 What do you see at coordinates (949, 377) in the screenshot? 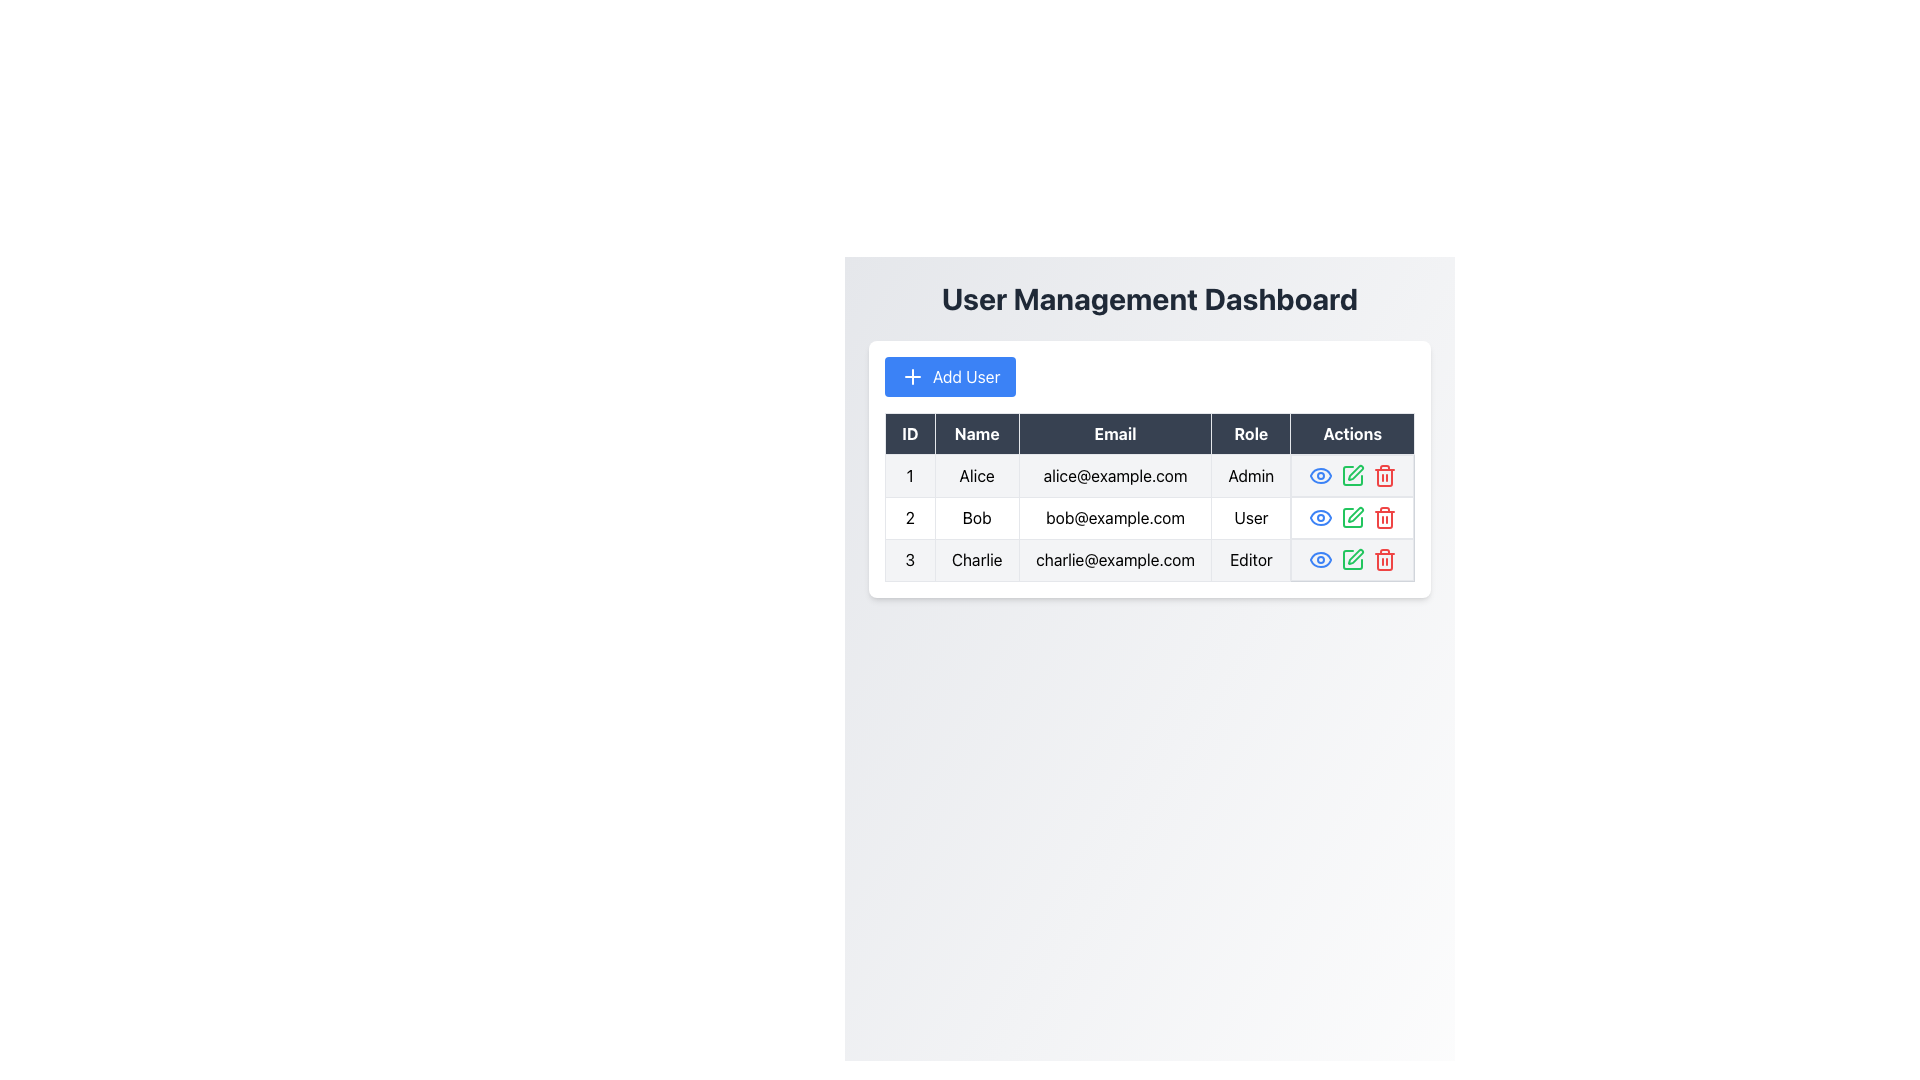
I see `the blue 'Add User' button with a plus sign icon` at bounding box center [949, 377].